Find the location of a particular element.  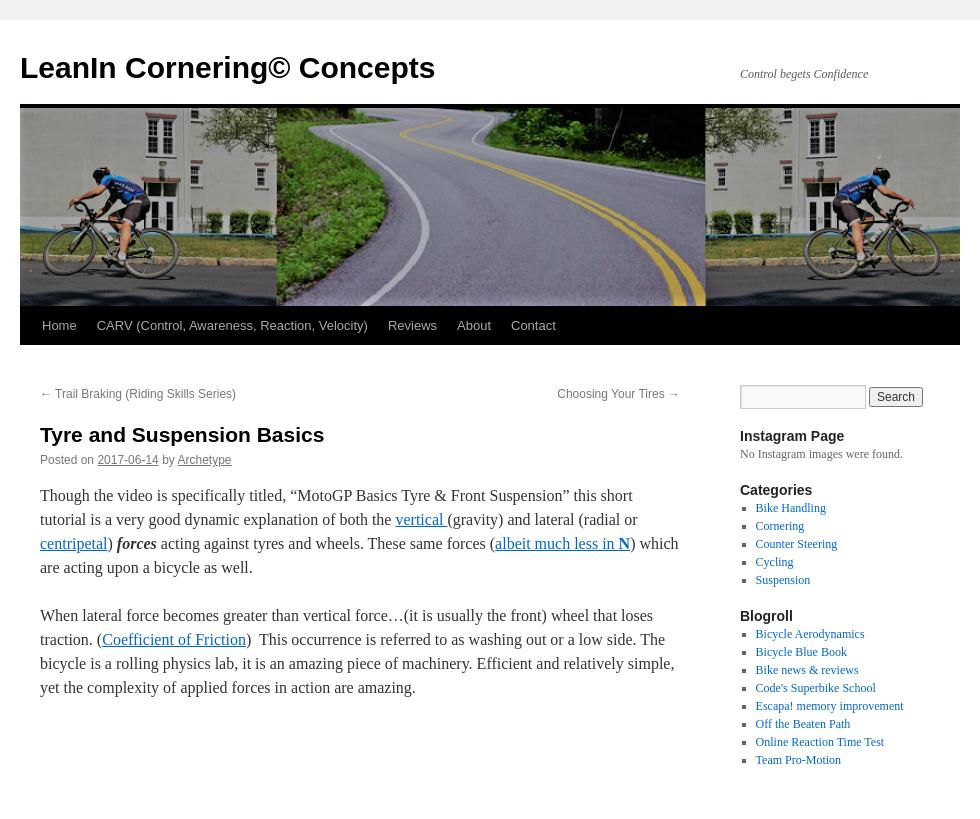

'Suspension' is located at coordinates (754, 580).